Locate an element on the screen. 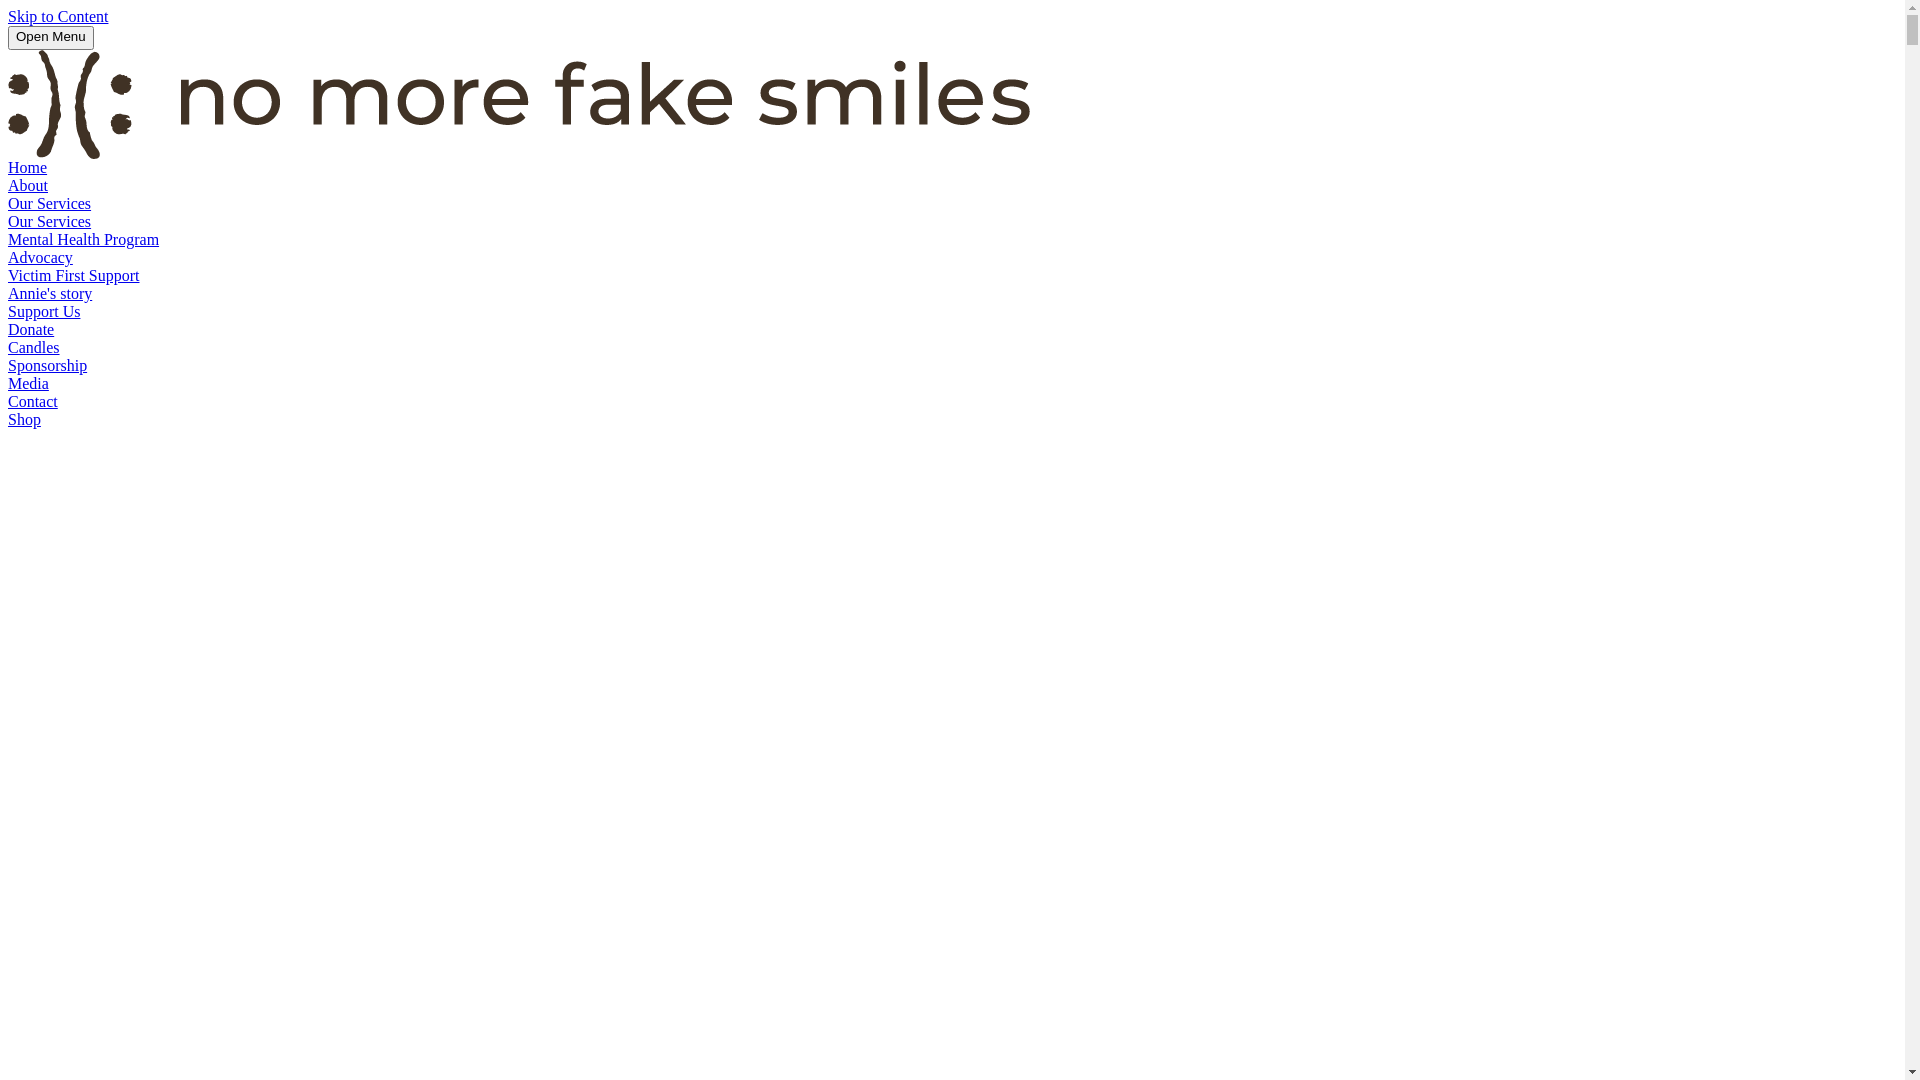 This screenshot has height=1080, width=1920. 'Annie's story' is located at coordinates (8, 293).